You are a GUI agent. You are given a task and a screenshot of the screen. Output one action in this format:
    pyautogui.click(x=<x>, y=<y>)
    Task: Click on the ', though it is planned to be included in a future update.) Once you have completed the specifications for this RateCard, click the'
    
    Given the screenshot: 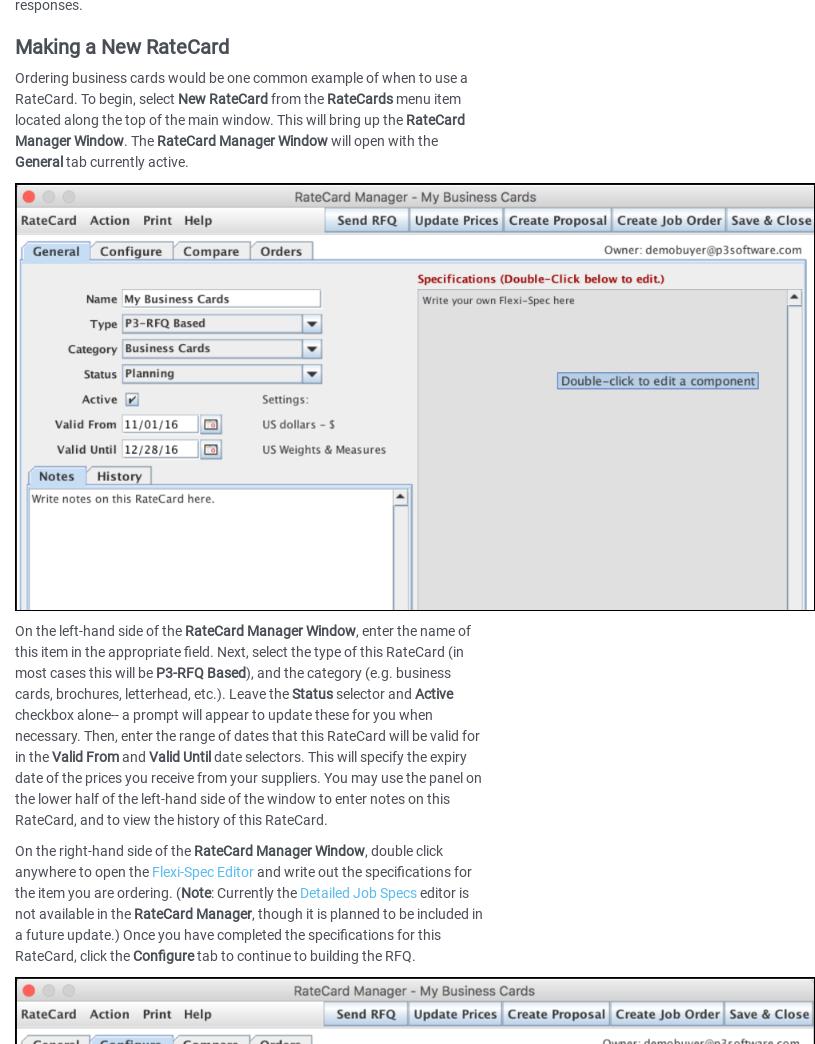 What is the action you would take?
    pyautogui.click(x=248, y=932)
    